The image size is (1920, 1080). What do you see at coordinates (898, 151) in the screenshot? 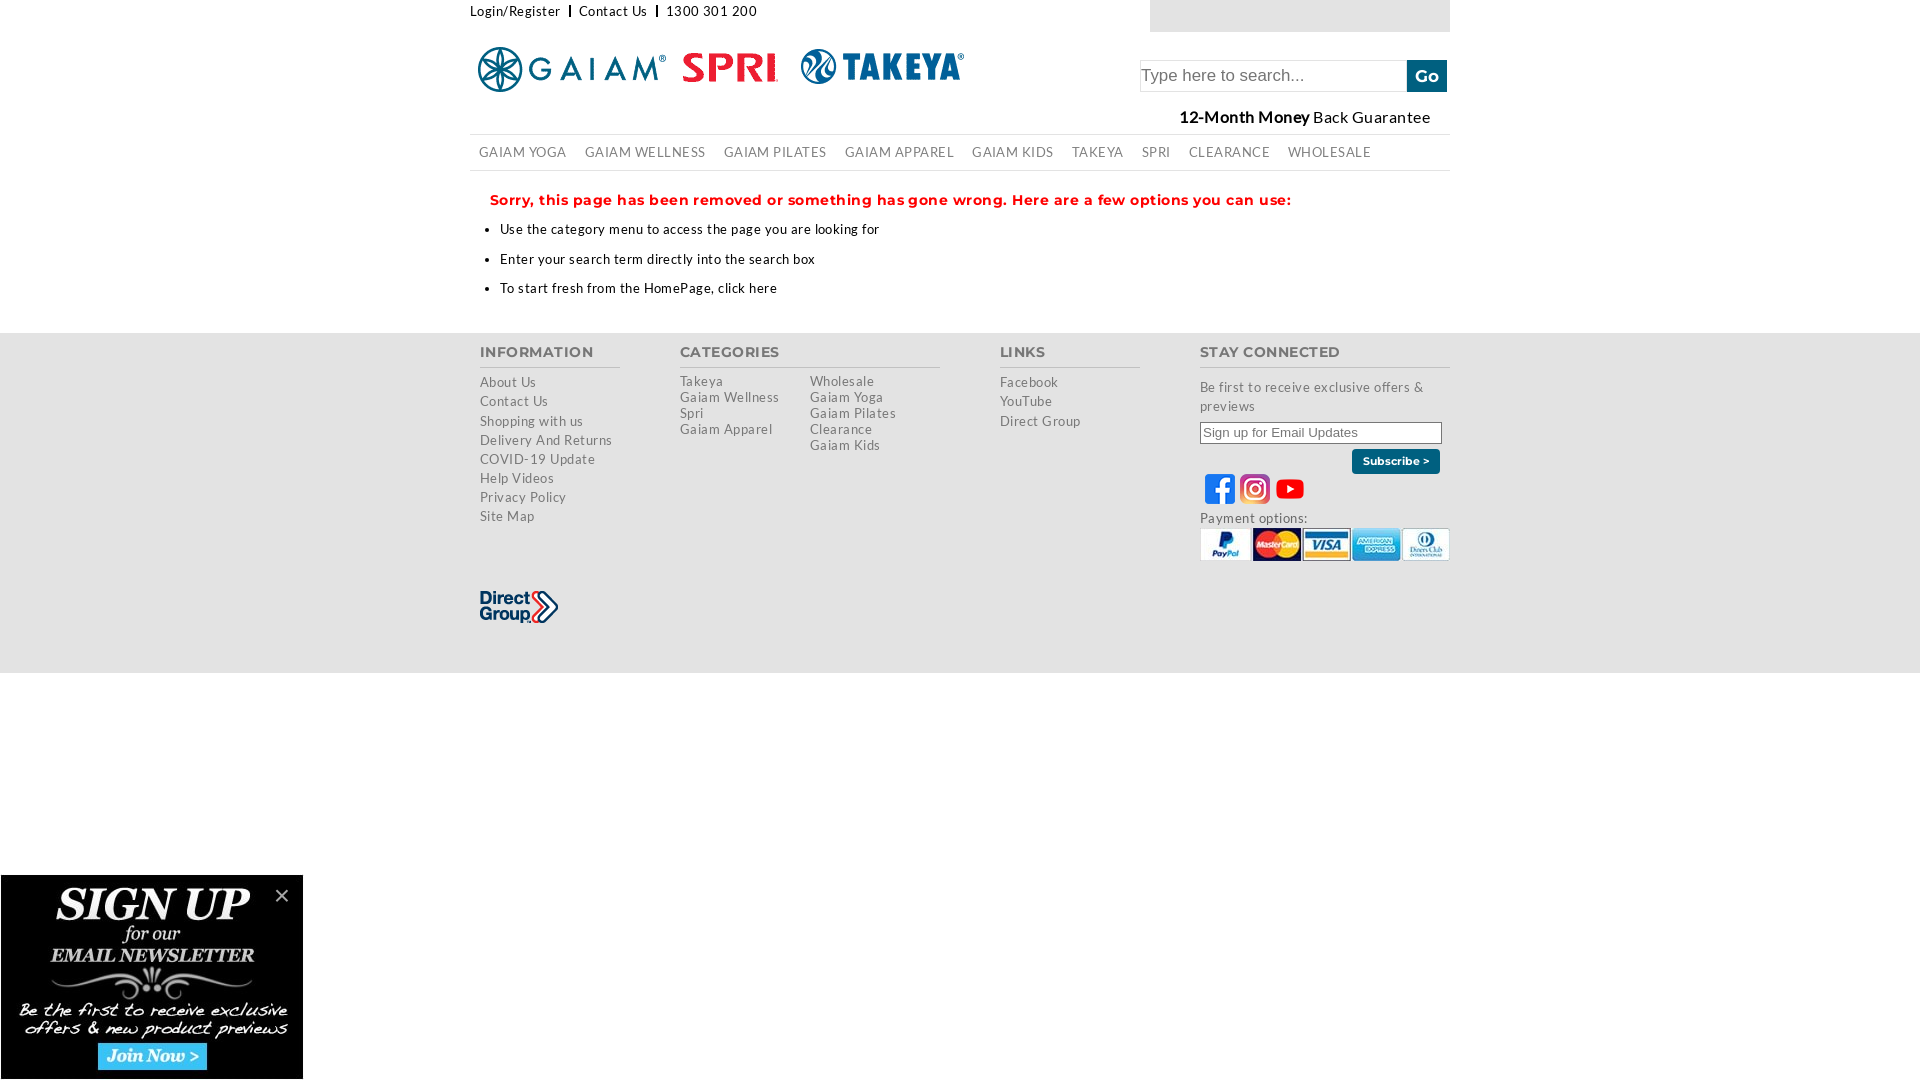
I see `'GAIAM APPAREL'` at bounding box center [898, 151].